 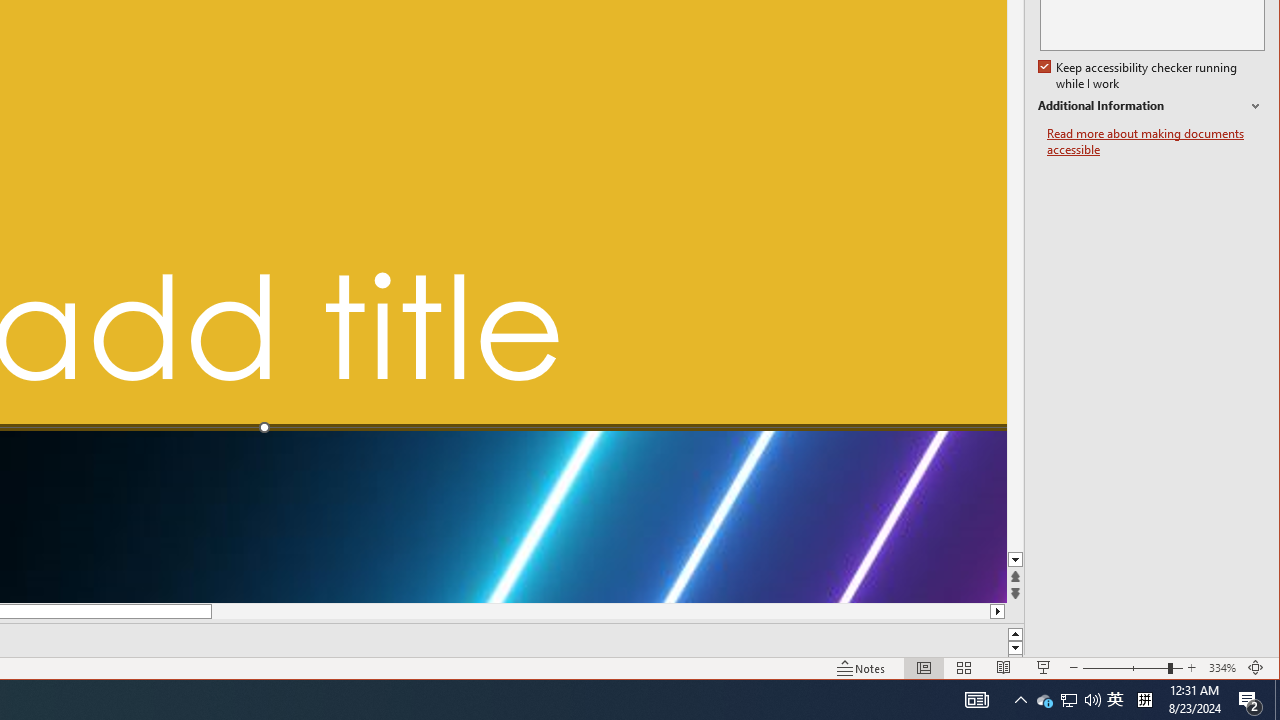 I want to click on 'Action Center, 2 new notifications', so click(x=1250, y=698).